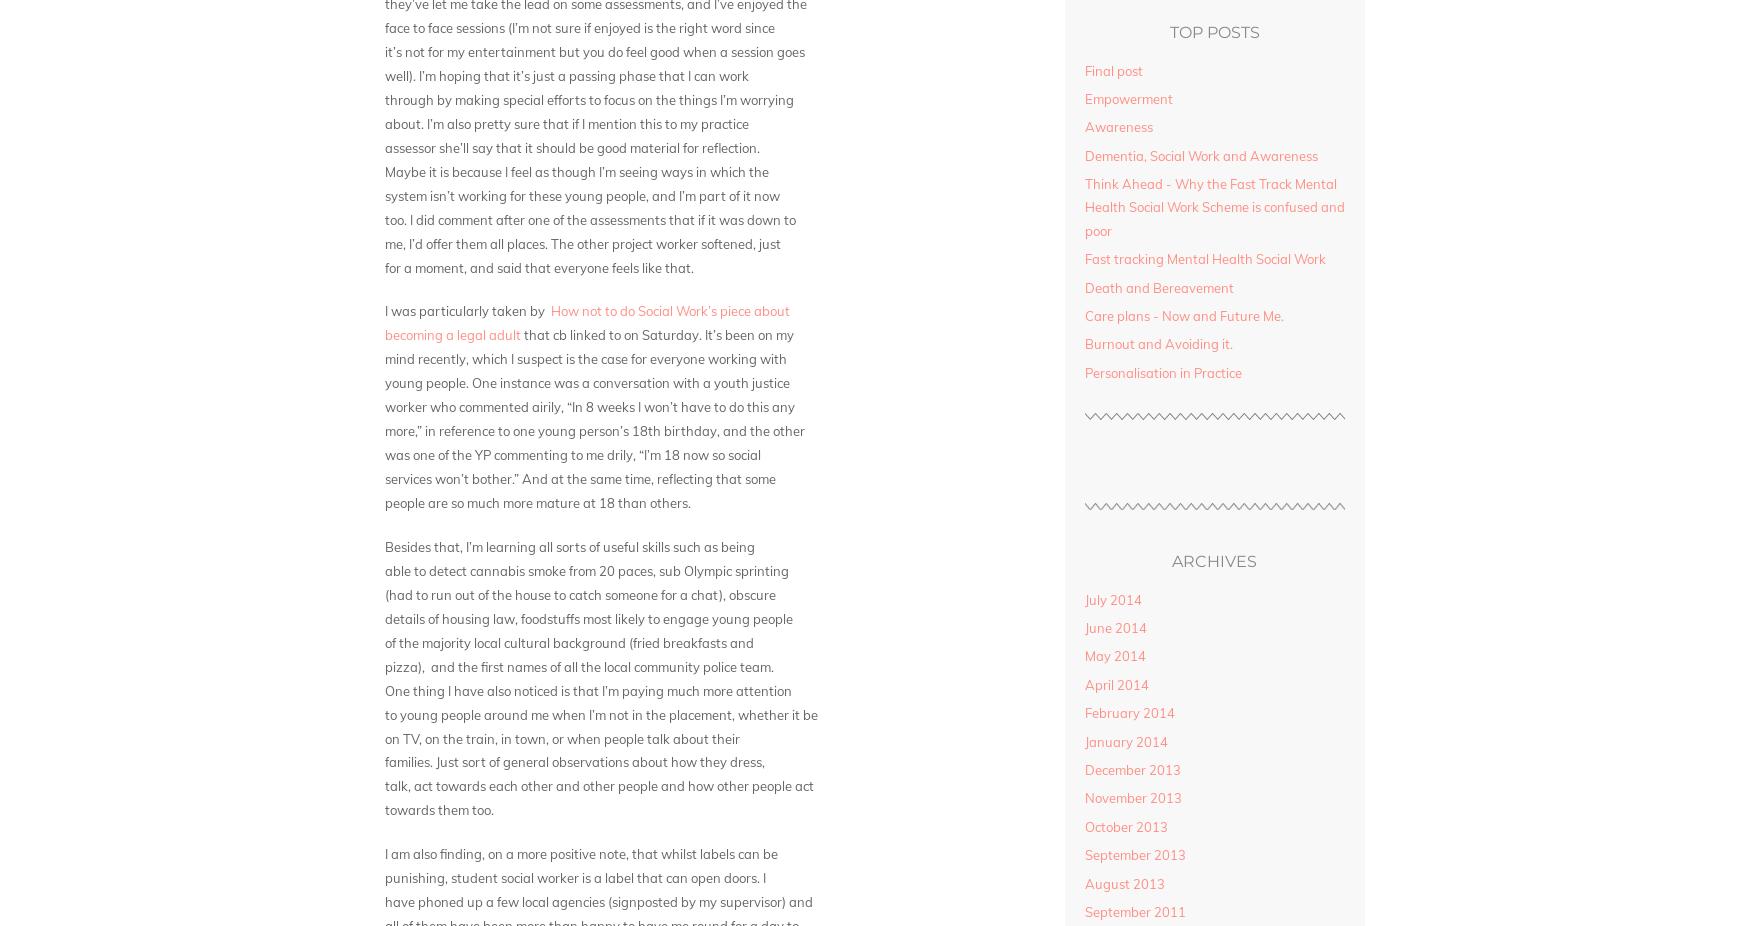  What do you see at coordinates (384, 900) in the screenshot?
I see `'have phoned up a few local agencies (signposted by my supervisor) and'` at bounding box center [384, 900].